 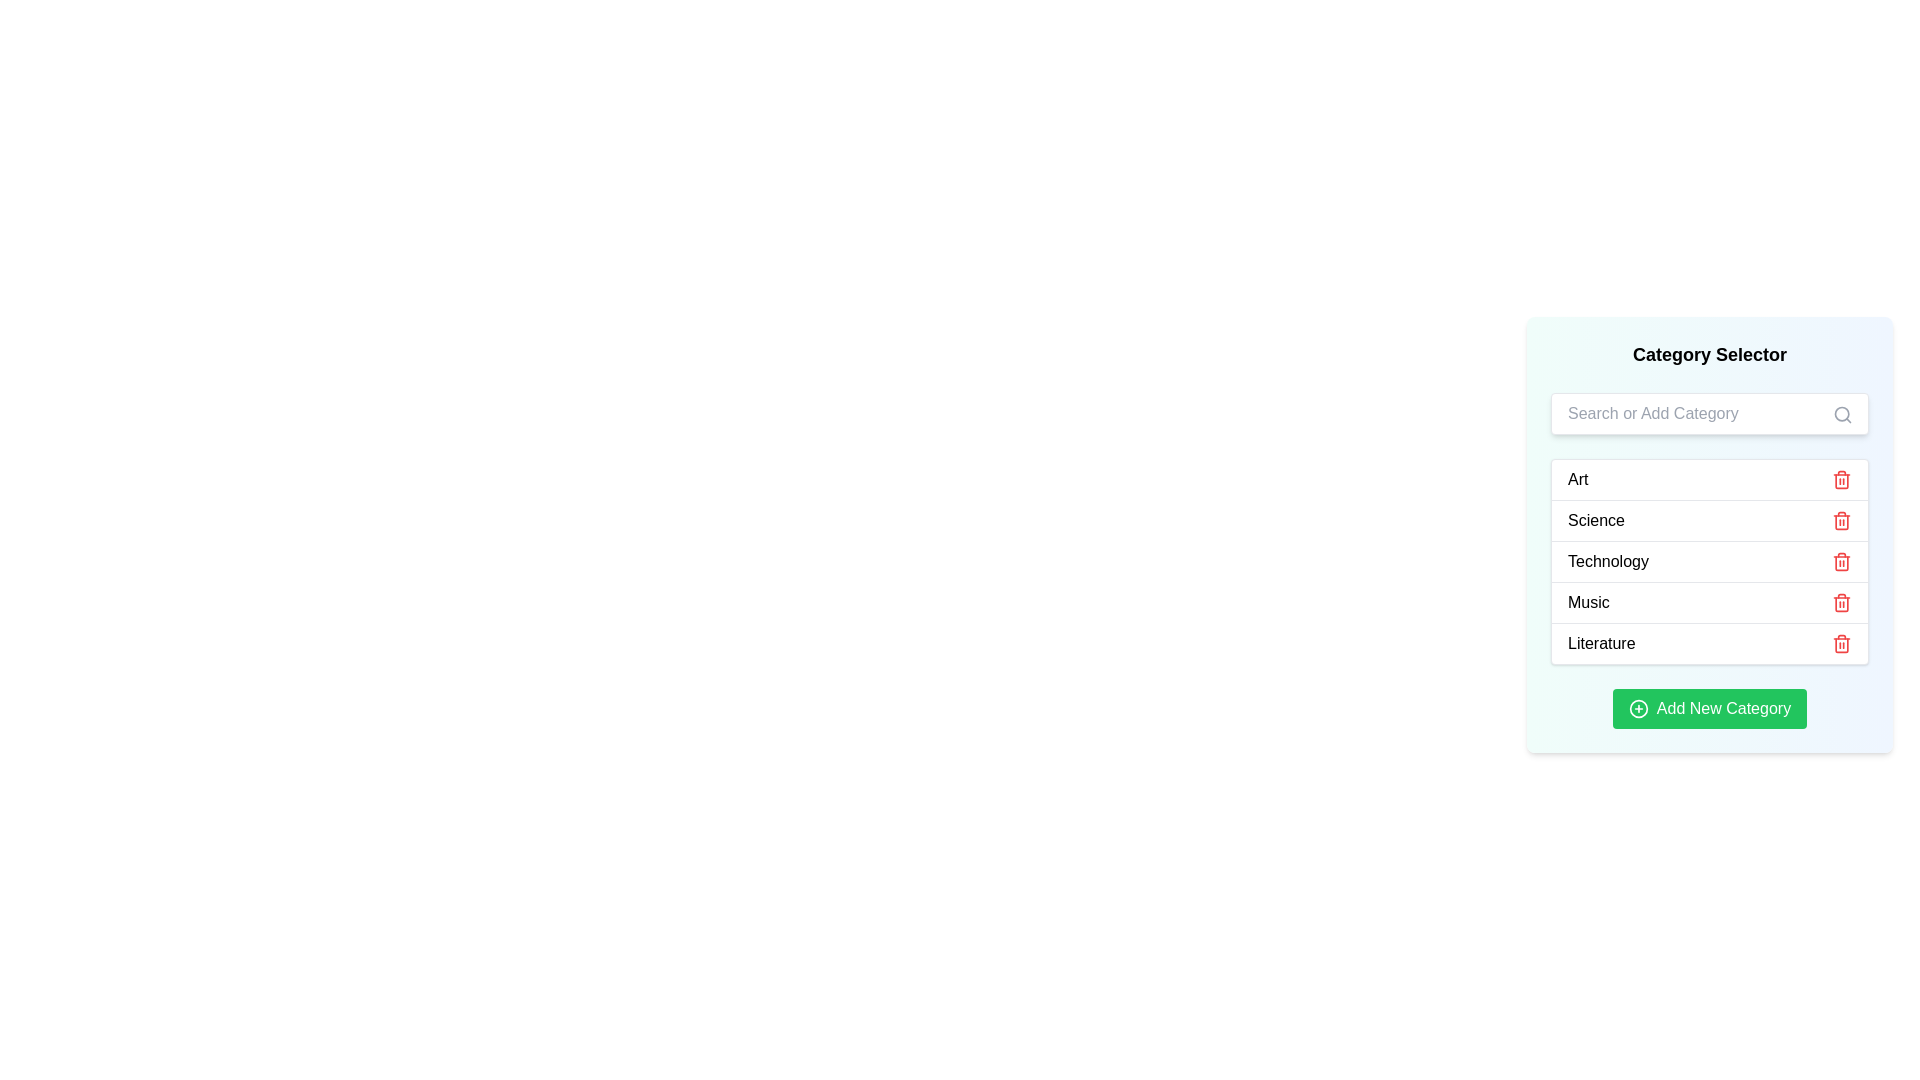 What do you see at coordinates (1841, 601) in the screenshot?
I see `the red trash can icon button located to the right of the 'Music' entry in the list` at bounding box center [1841, 601].